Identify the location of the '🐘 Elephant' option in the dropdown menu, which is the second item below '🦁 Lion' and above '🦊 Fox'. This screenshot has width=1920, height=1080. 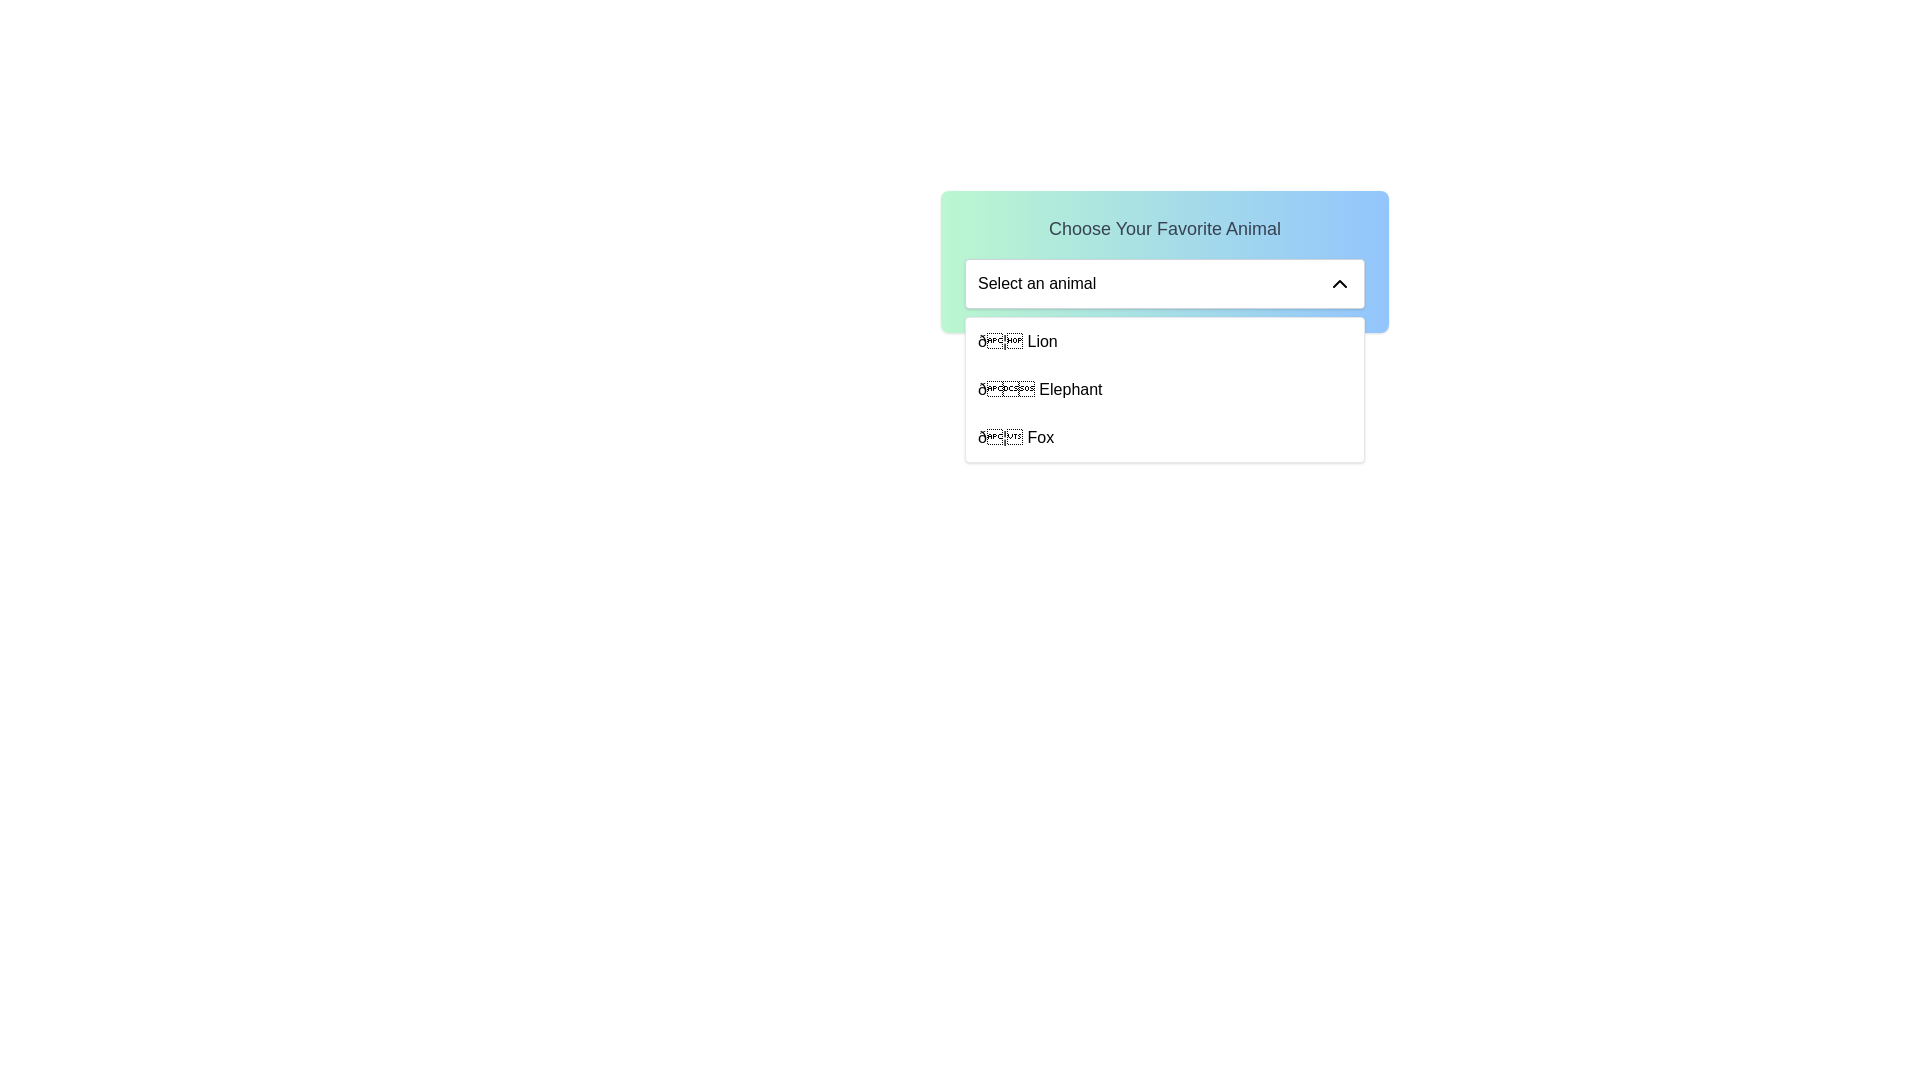
(1165, 389).